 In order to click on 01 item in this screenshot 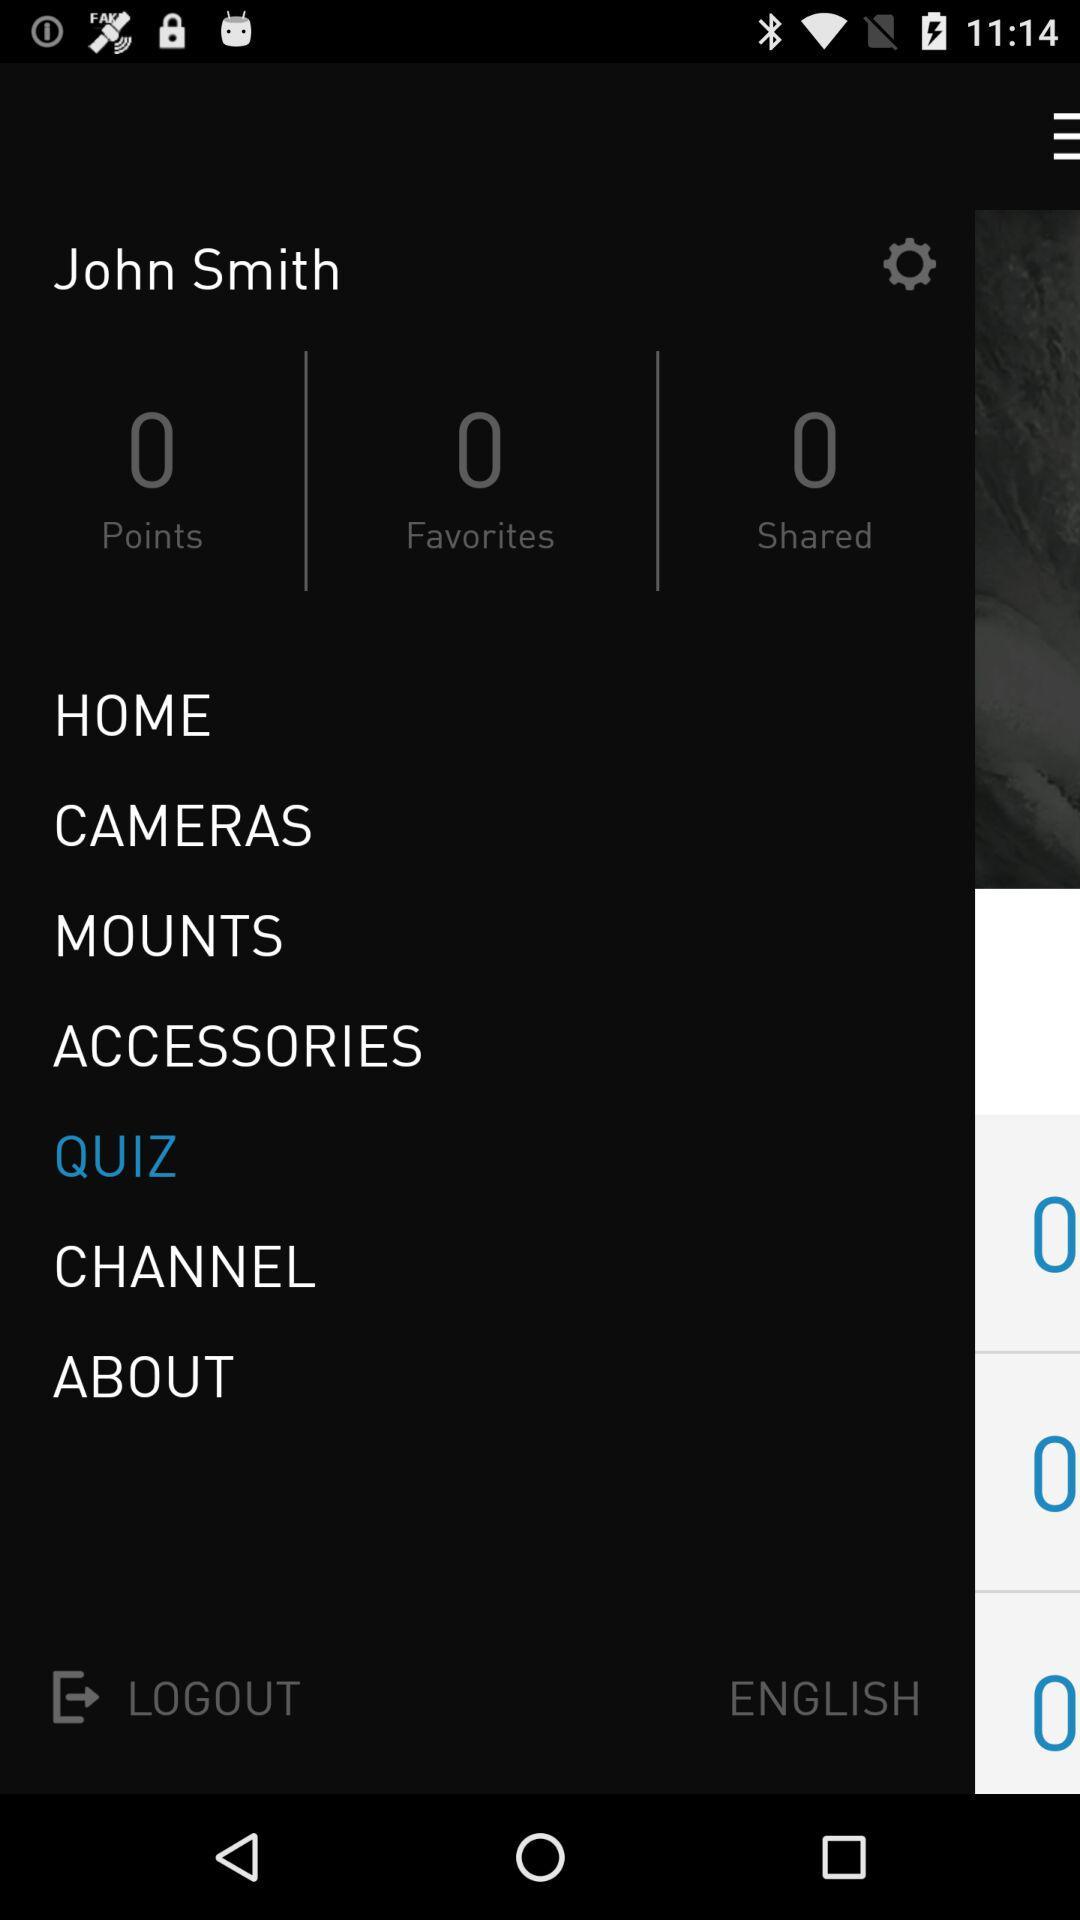, I will do `click(1052, 1231)`.